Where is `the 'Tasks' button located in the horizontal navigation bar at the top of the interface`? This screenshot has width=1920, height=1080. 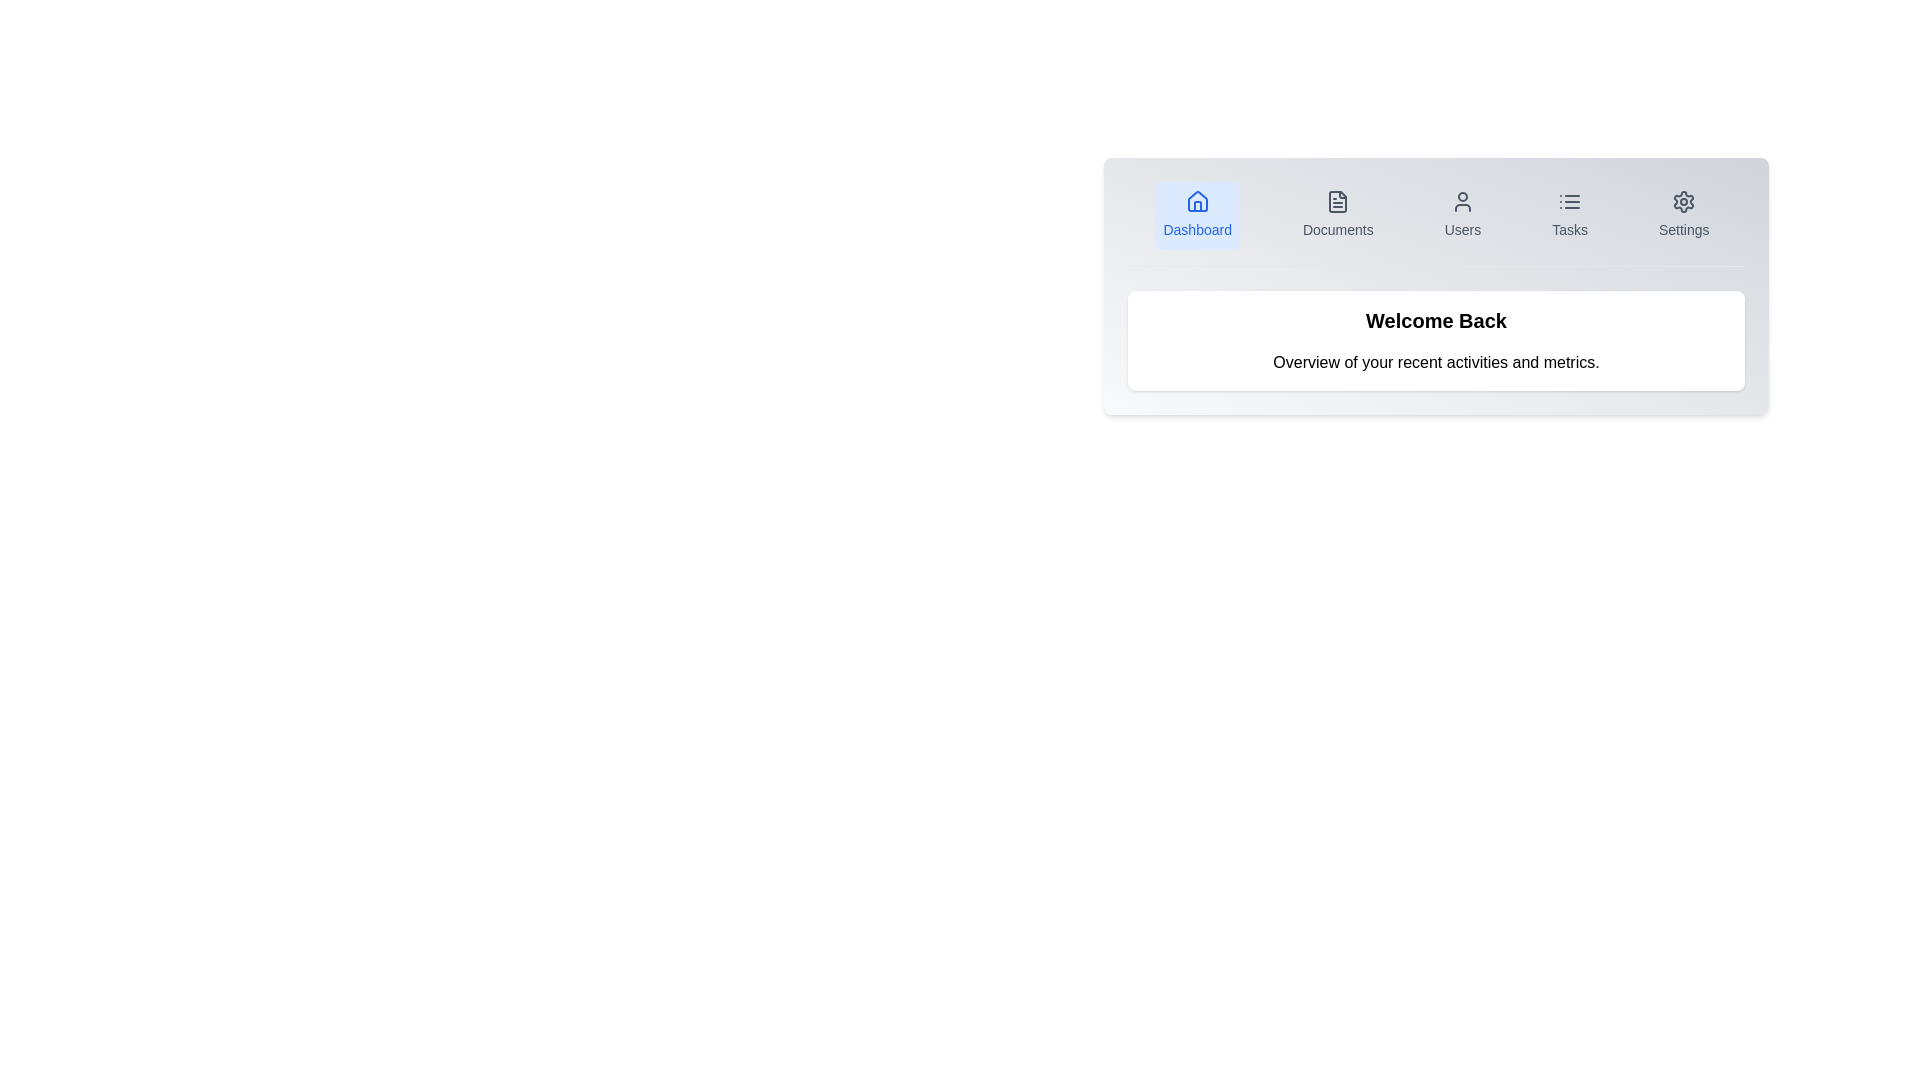 the 'Tasks' button located in the horizontal navigation bar at the top of the interface is located at coordinates (1568, 216).